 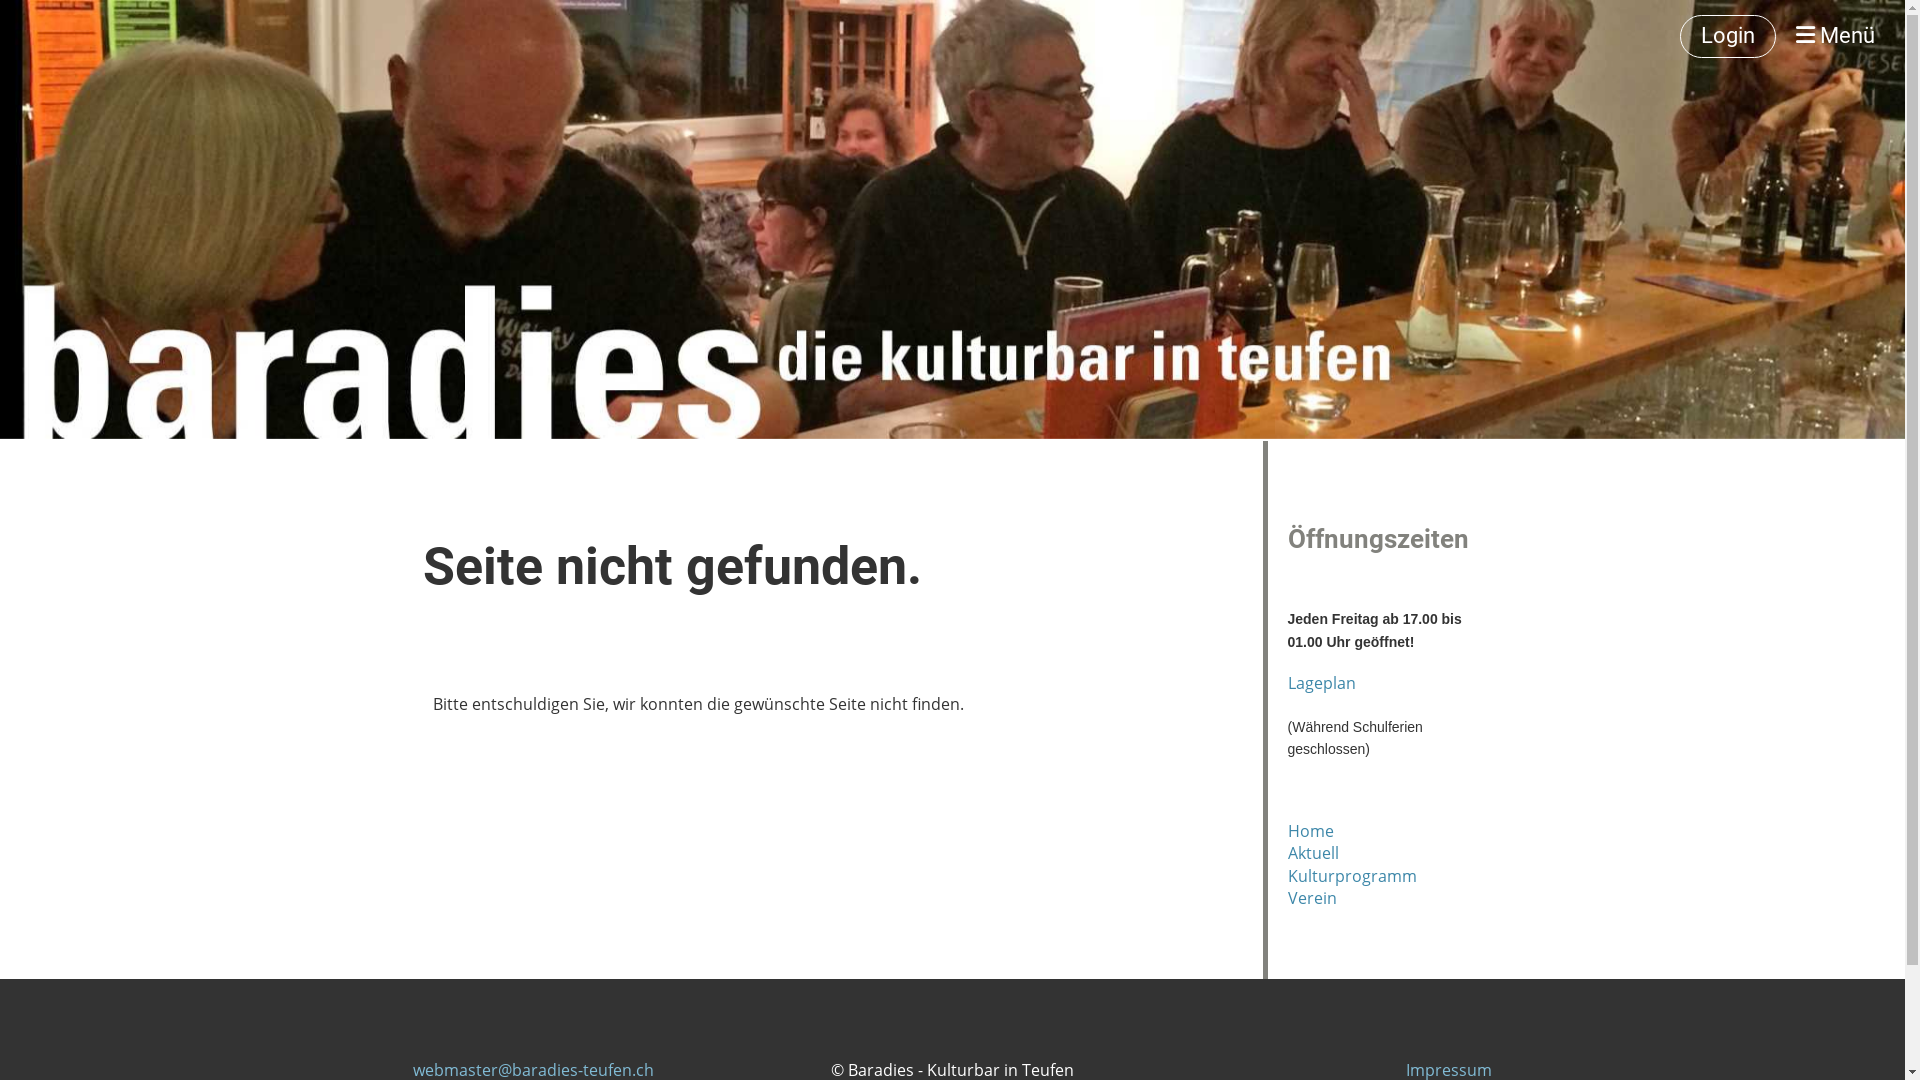 I want to click on 'Aktuell', so click(x=1313, y=852).